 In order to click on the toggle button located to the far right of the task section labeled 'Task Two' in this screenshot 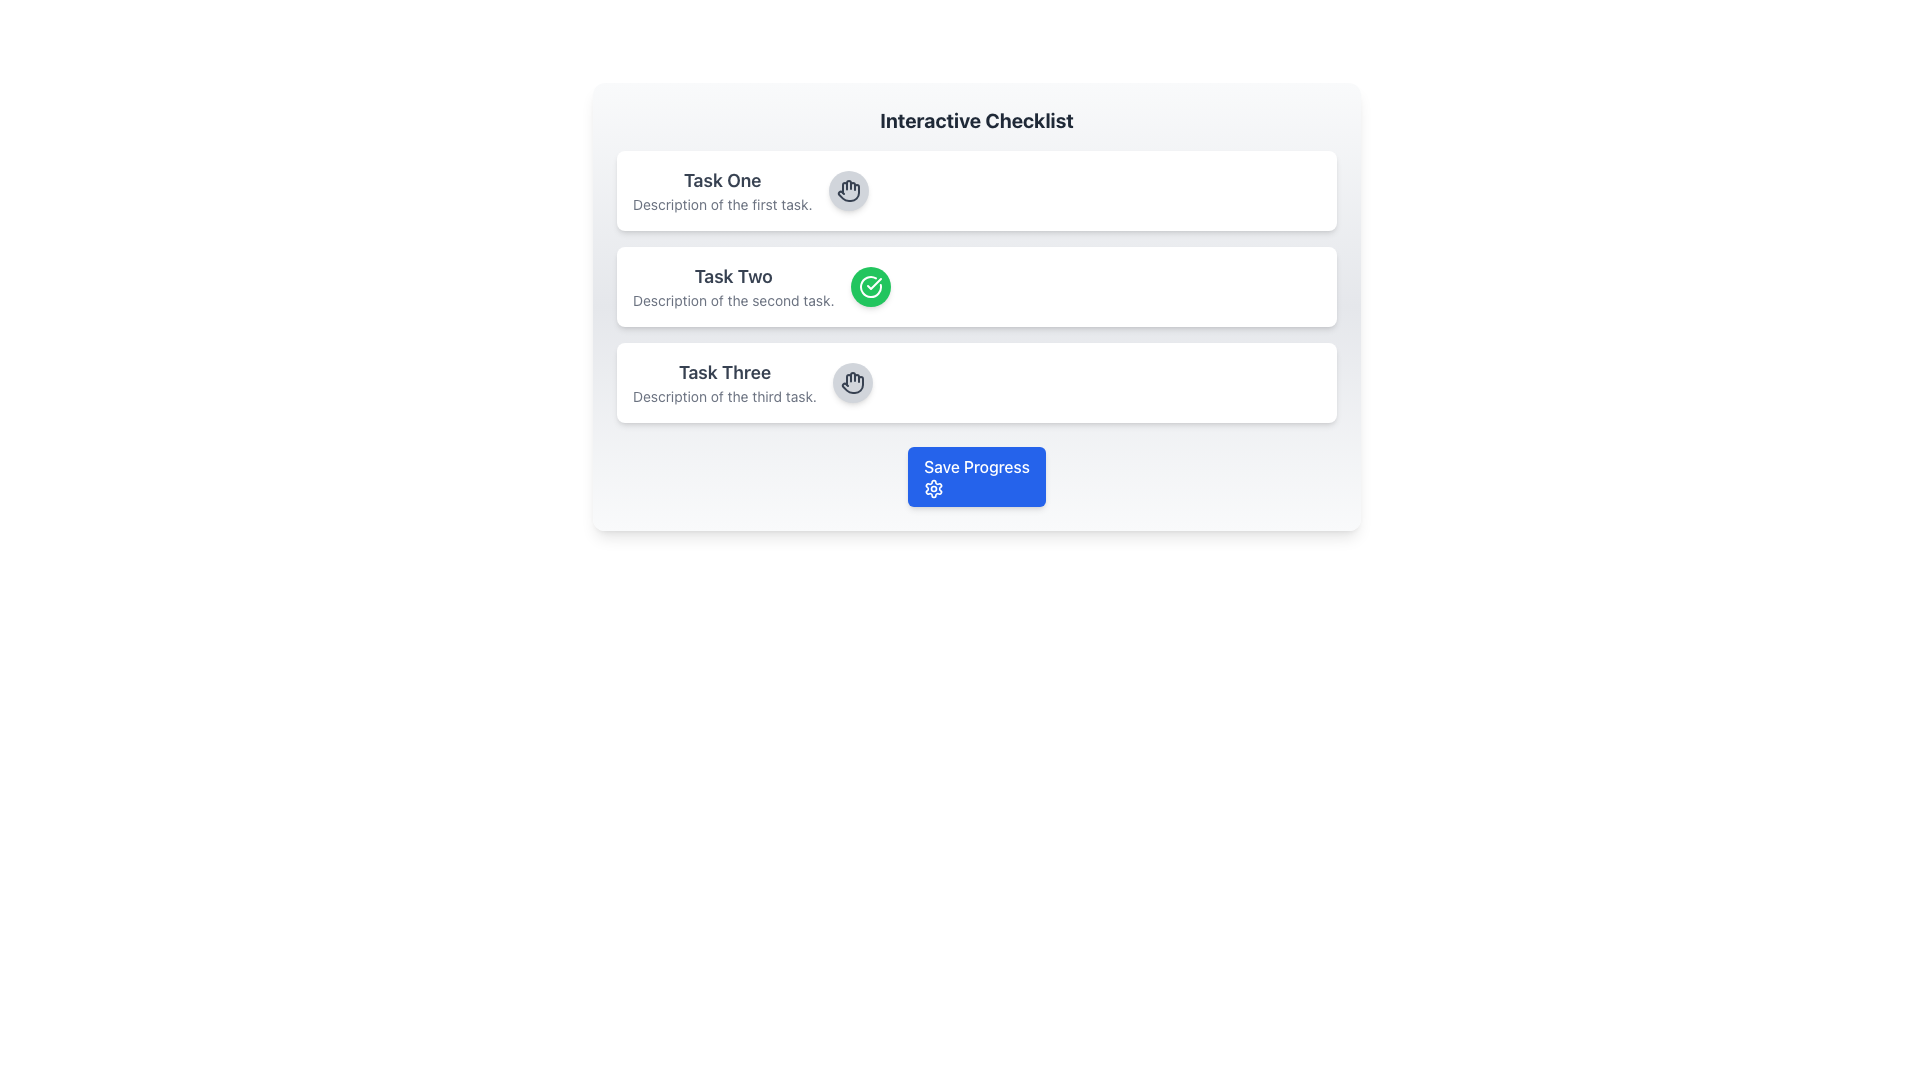, I will do `click(870, 286)`.